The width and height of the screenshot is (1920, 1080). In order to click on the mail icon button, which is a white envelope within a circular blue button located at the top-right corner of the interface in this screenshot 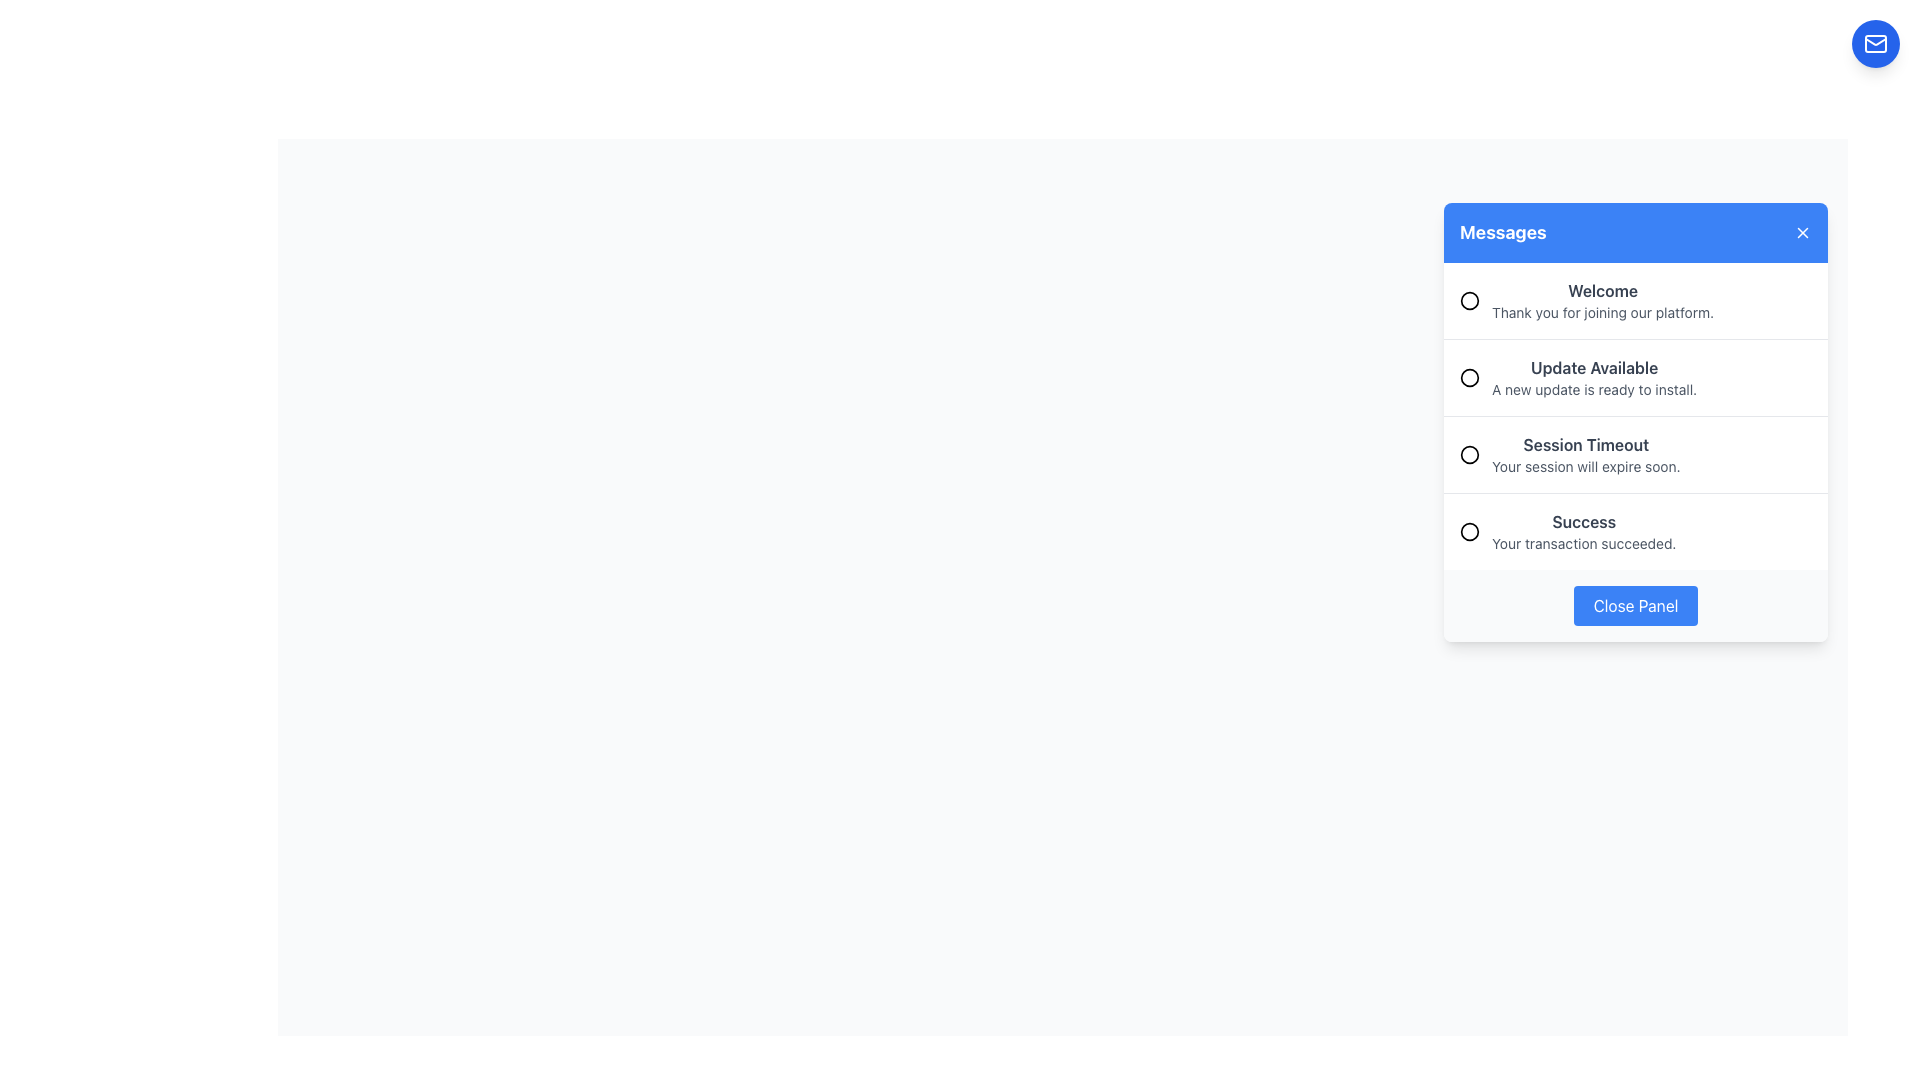, I will do `click(1875, 43)`.